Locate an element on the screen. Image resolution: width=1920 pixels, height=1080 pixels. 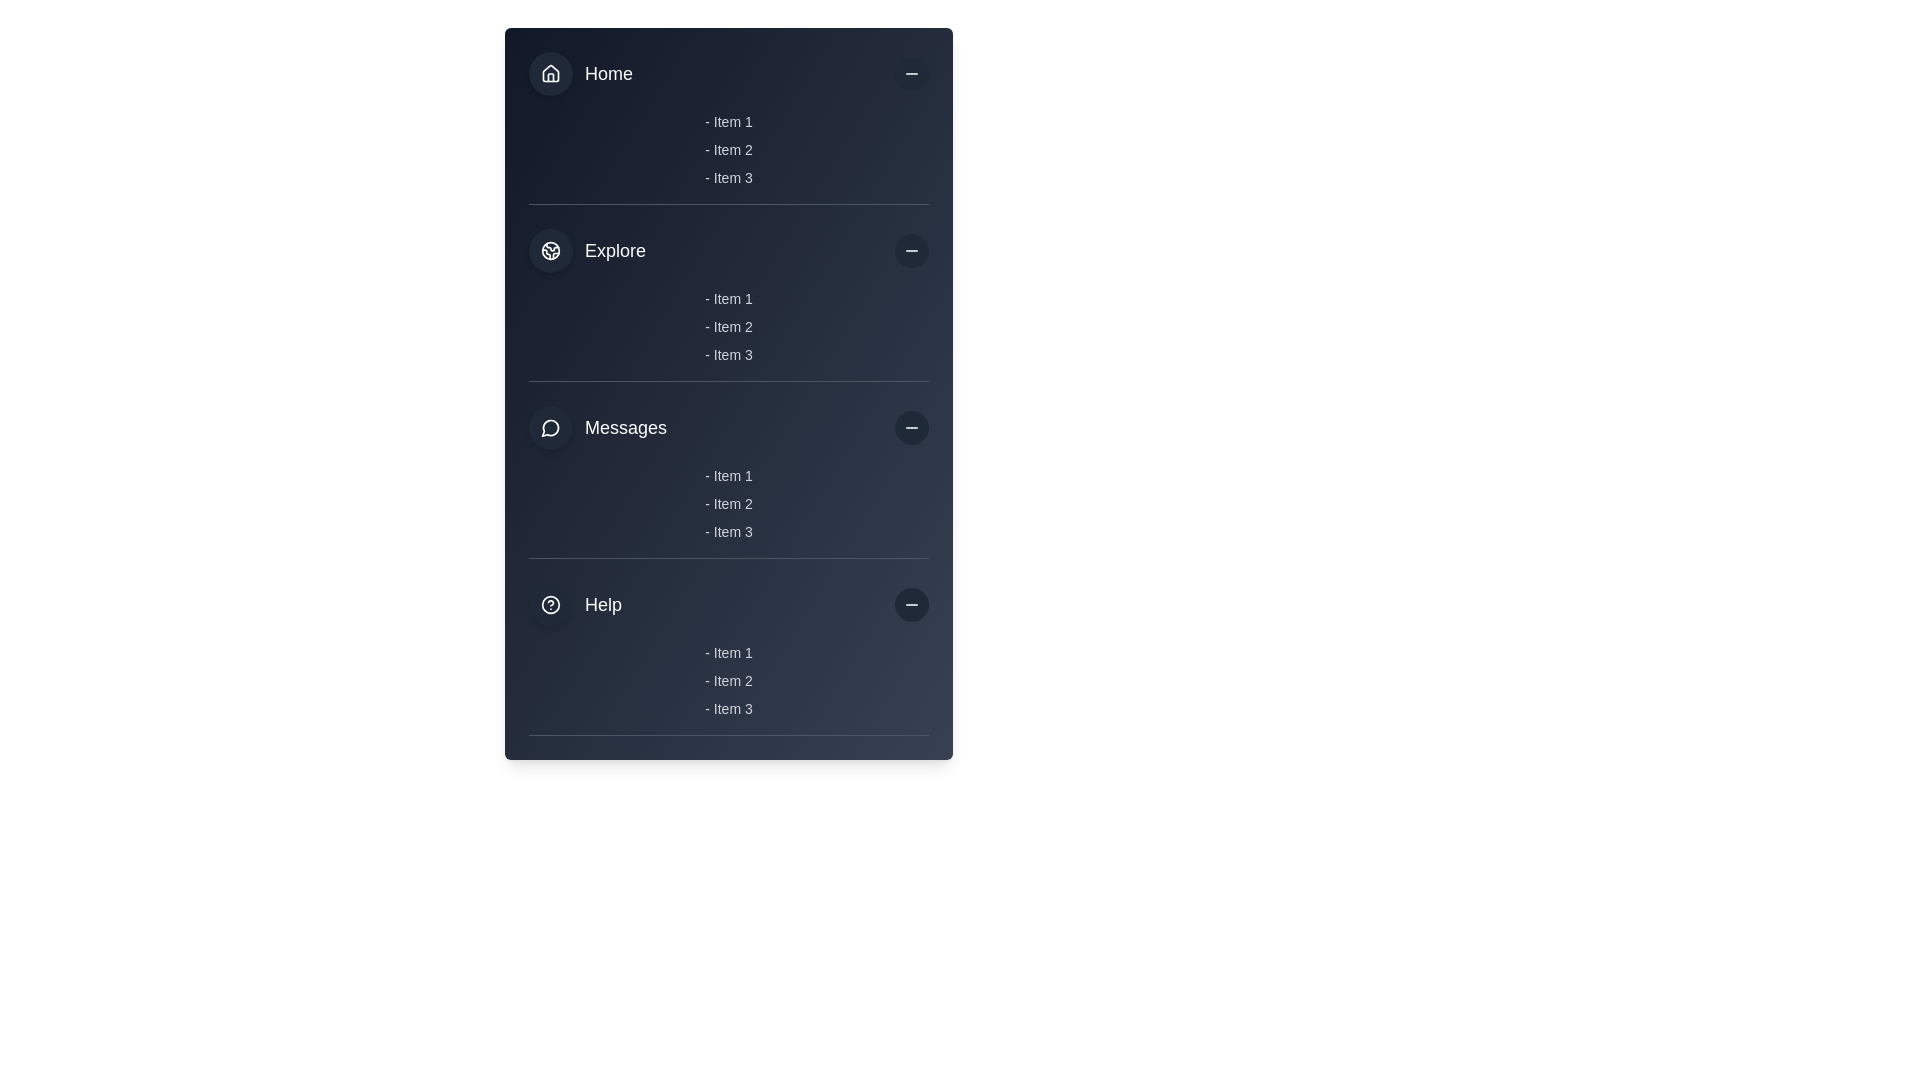
the Text Label displaying '- Item 1', which is the first item in the 'Messages' section, styled in light gray on a dark blue background is located at coordinates (728, 475).